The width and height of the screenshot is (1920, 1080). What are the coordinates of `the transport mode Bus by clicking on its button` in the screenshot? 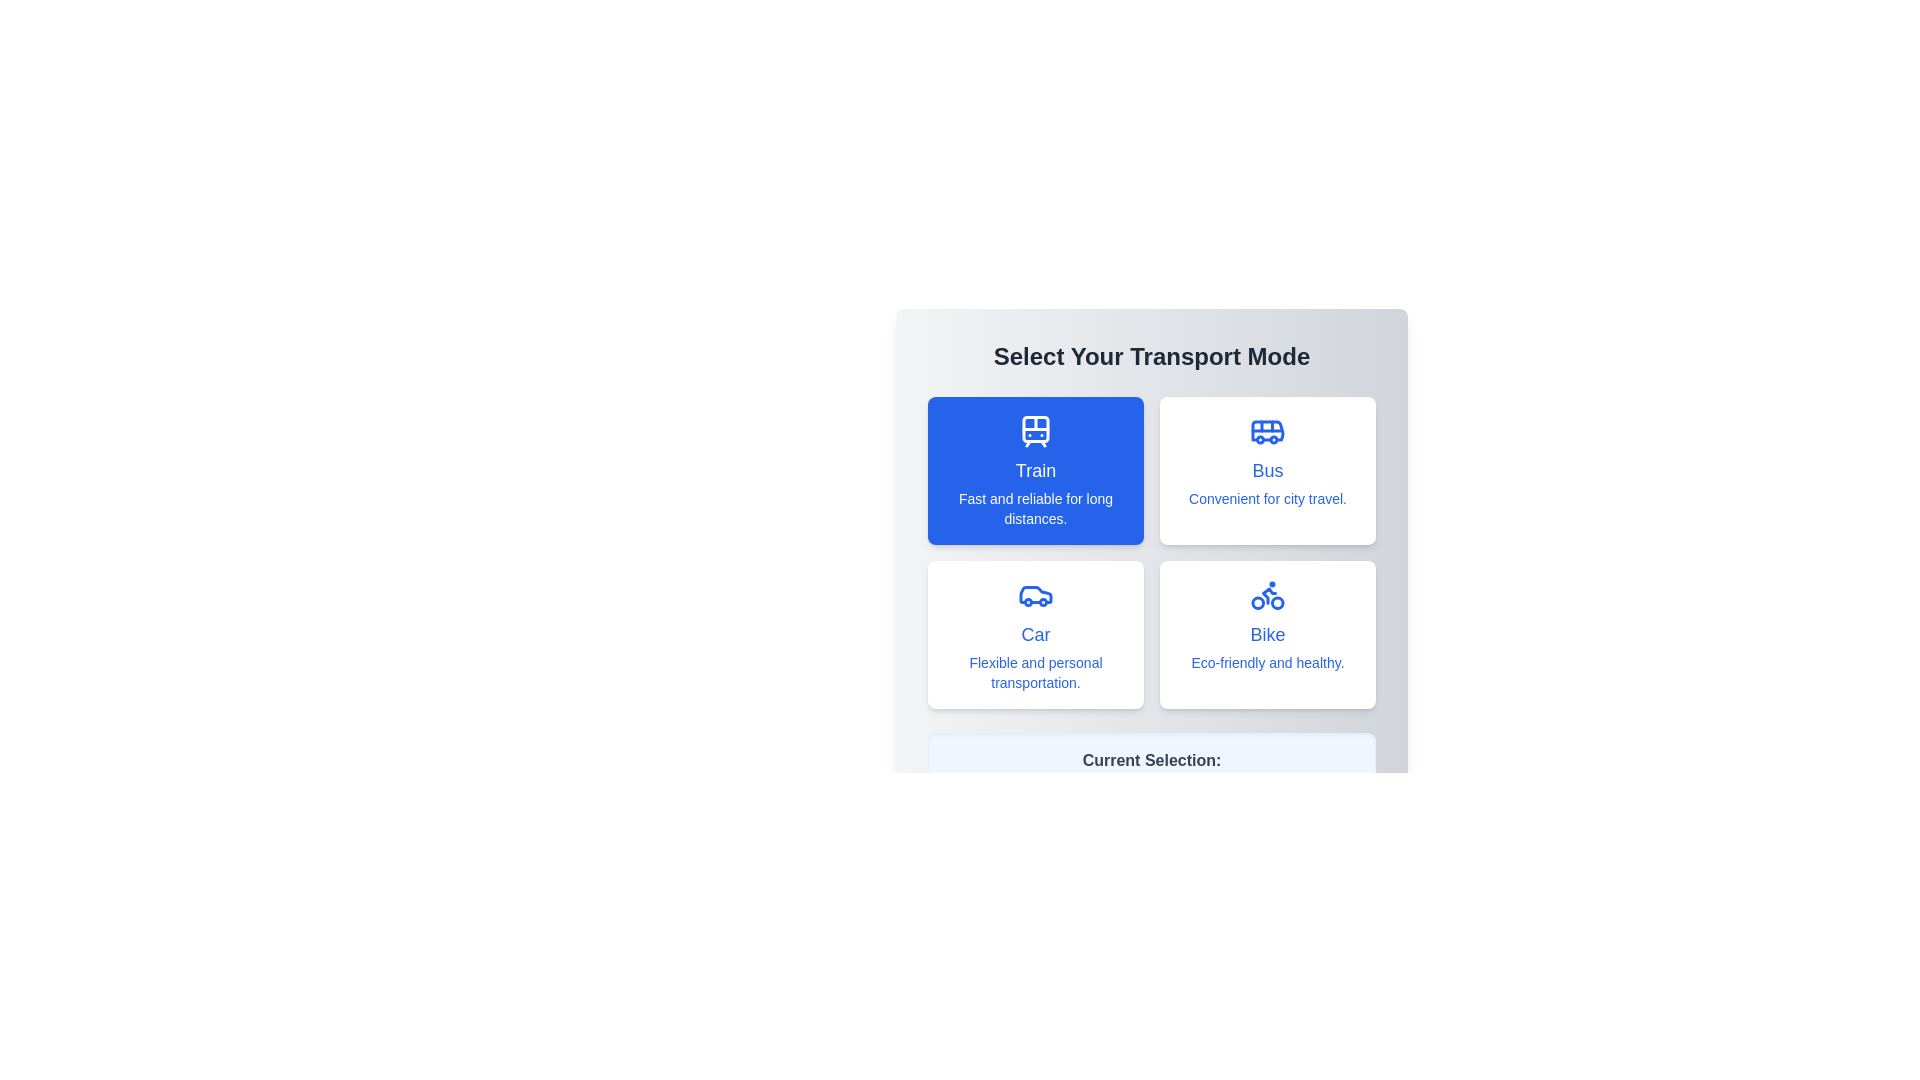 It's located at (1266, 470).